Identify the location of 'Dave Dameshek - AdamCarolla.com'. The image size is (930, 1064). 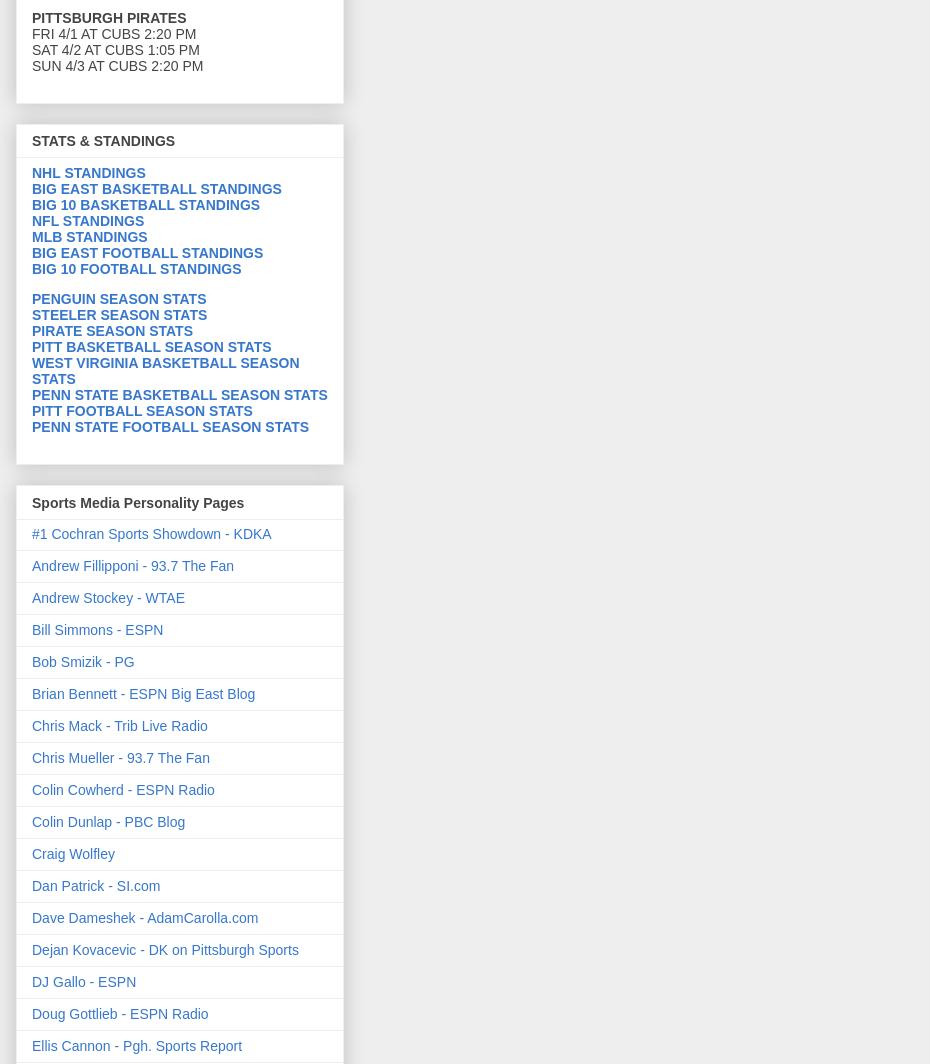
(144, 916).